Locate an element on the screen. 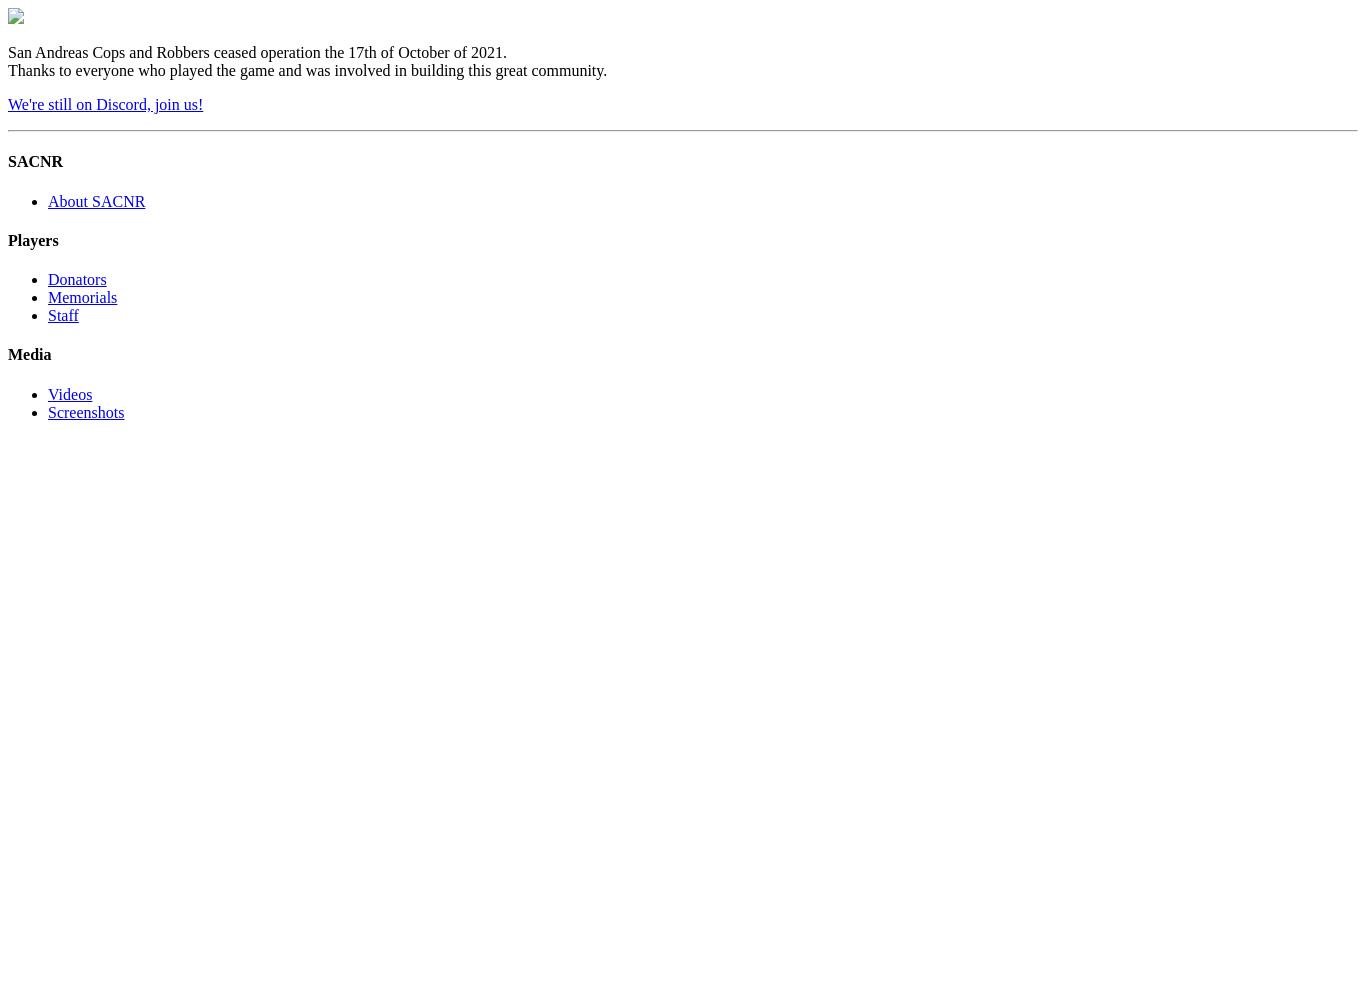 The height and width of the screenshot is (1000, 1366). 'San Andreas Cops and Robbers ceased operation the 17th of October of 2021.' is located at coordinates (257, 52).